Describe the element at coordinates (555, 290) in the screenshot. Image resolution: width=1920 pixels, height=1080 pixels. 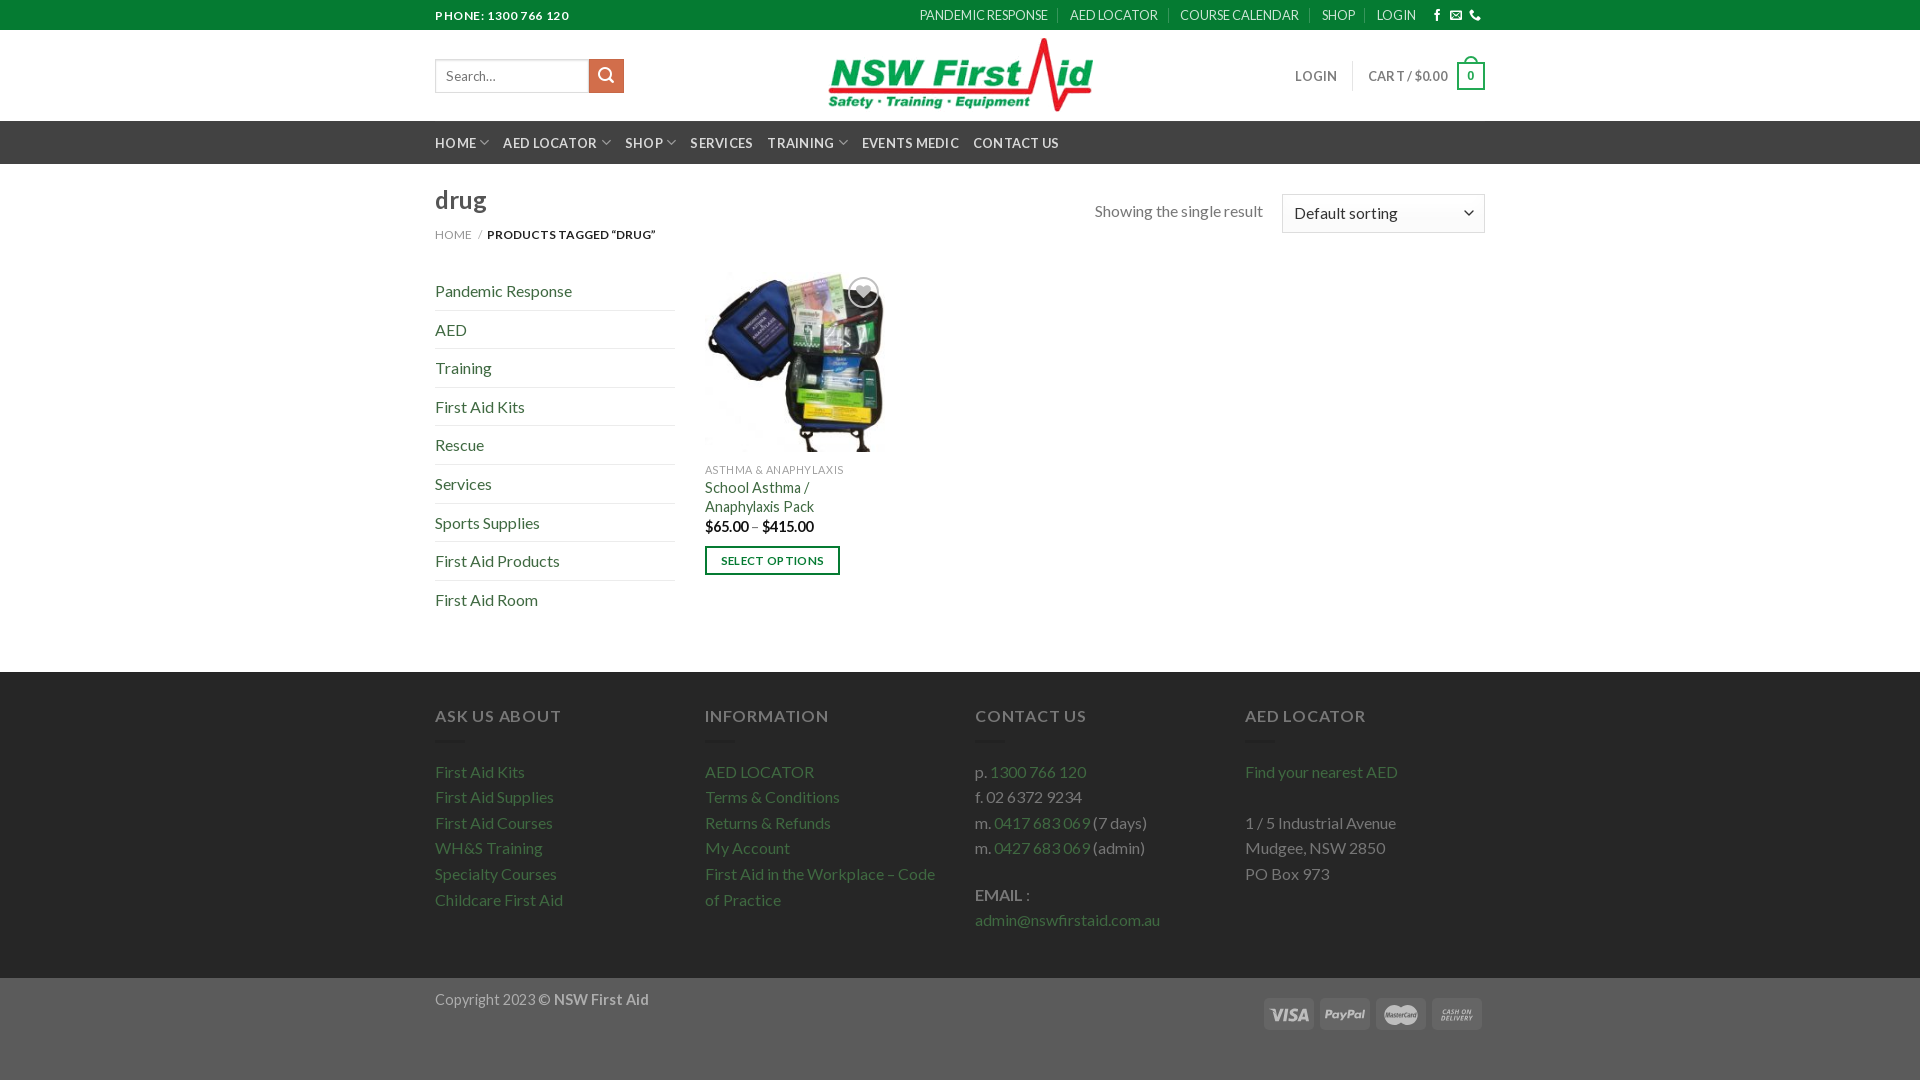
I see `'Pandemic Response'` at that location.